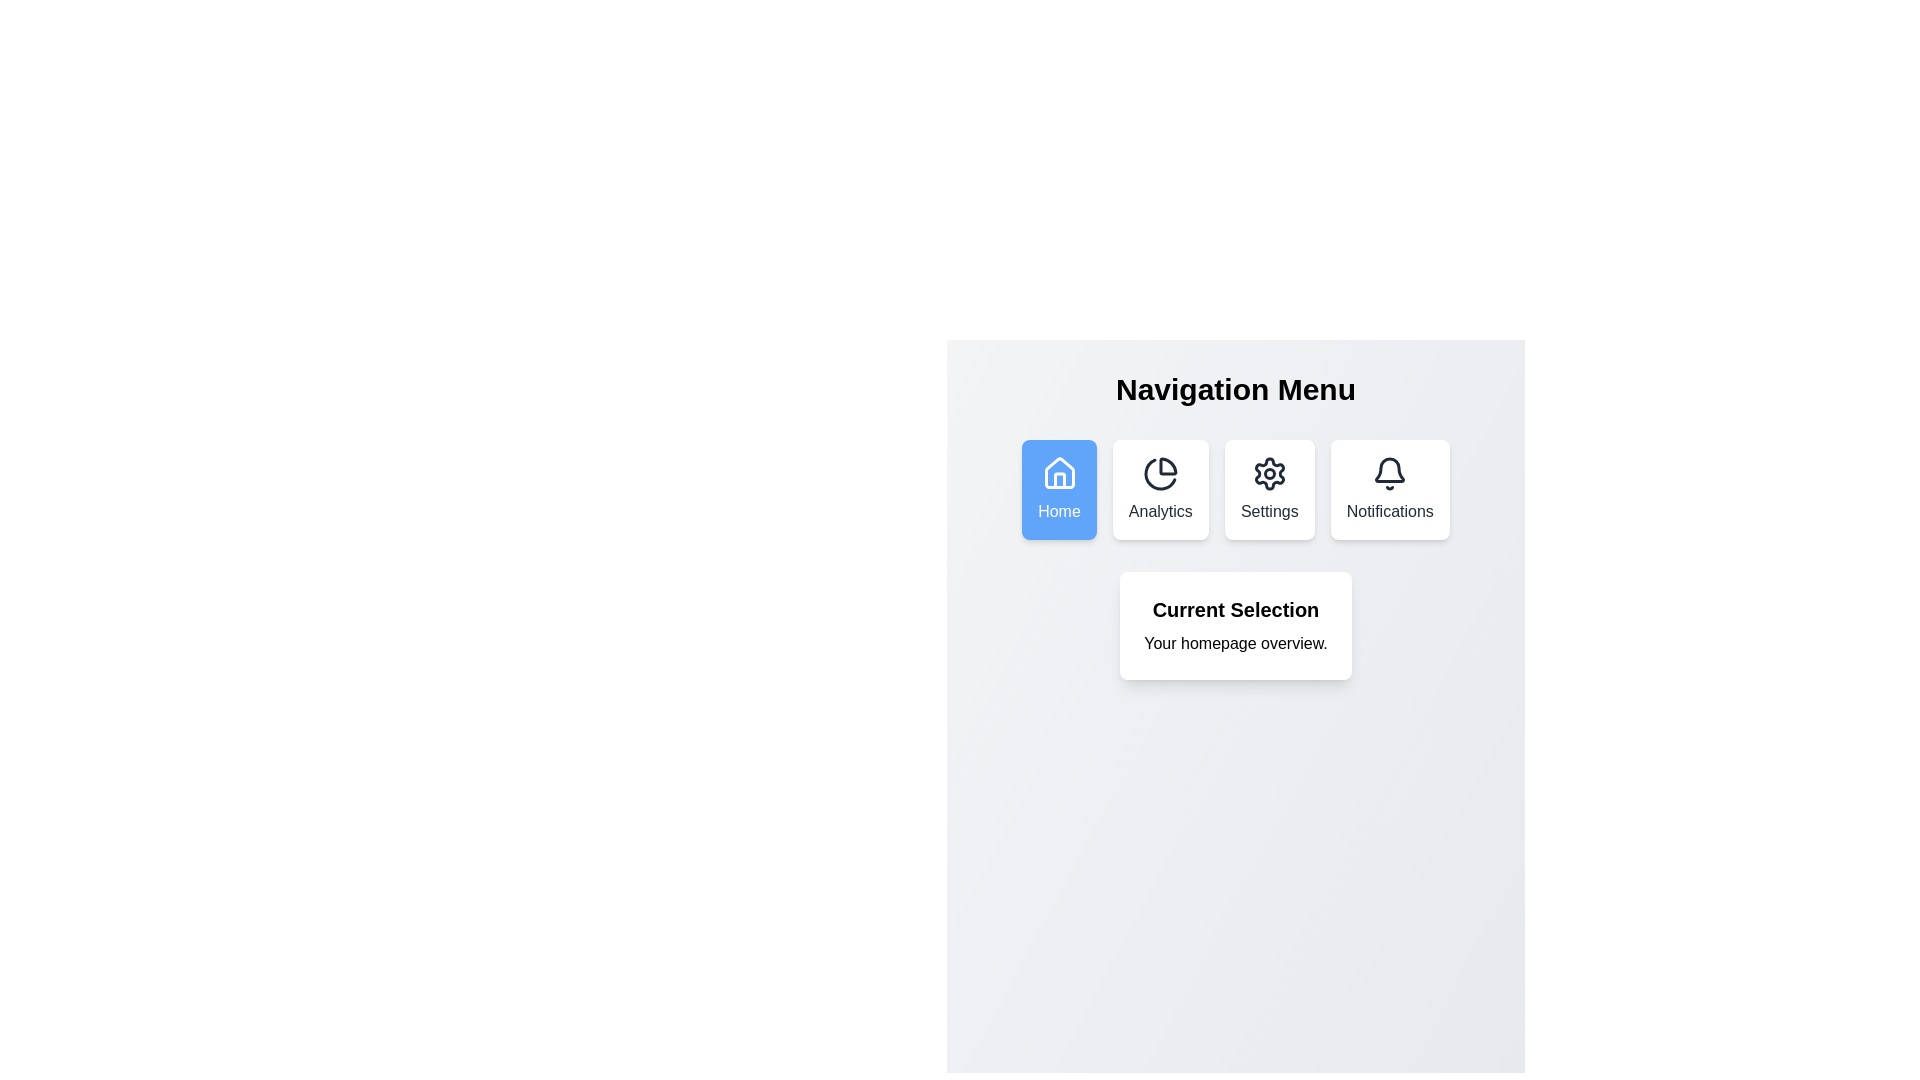 The width and height of the screenshot is (1920, 1080). Describe the element at coordinates (1058, 489) in the screenshot. I see `the menu item labeled Home to observe its hover effect` at that location.